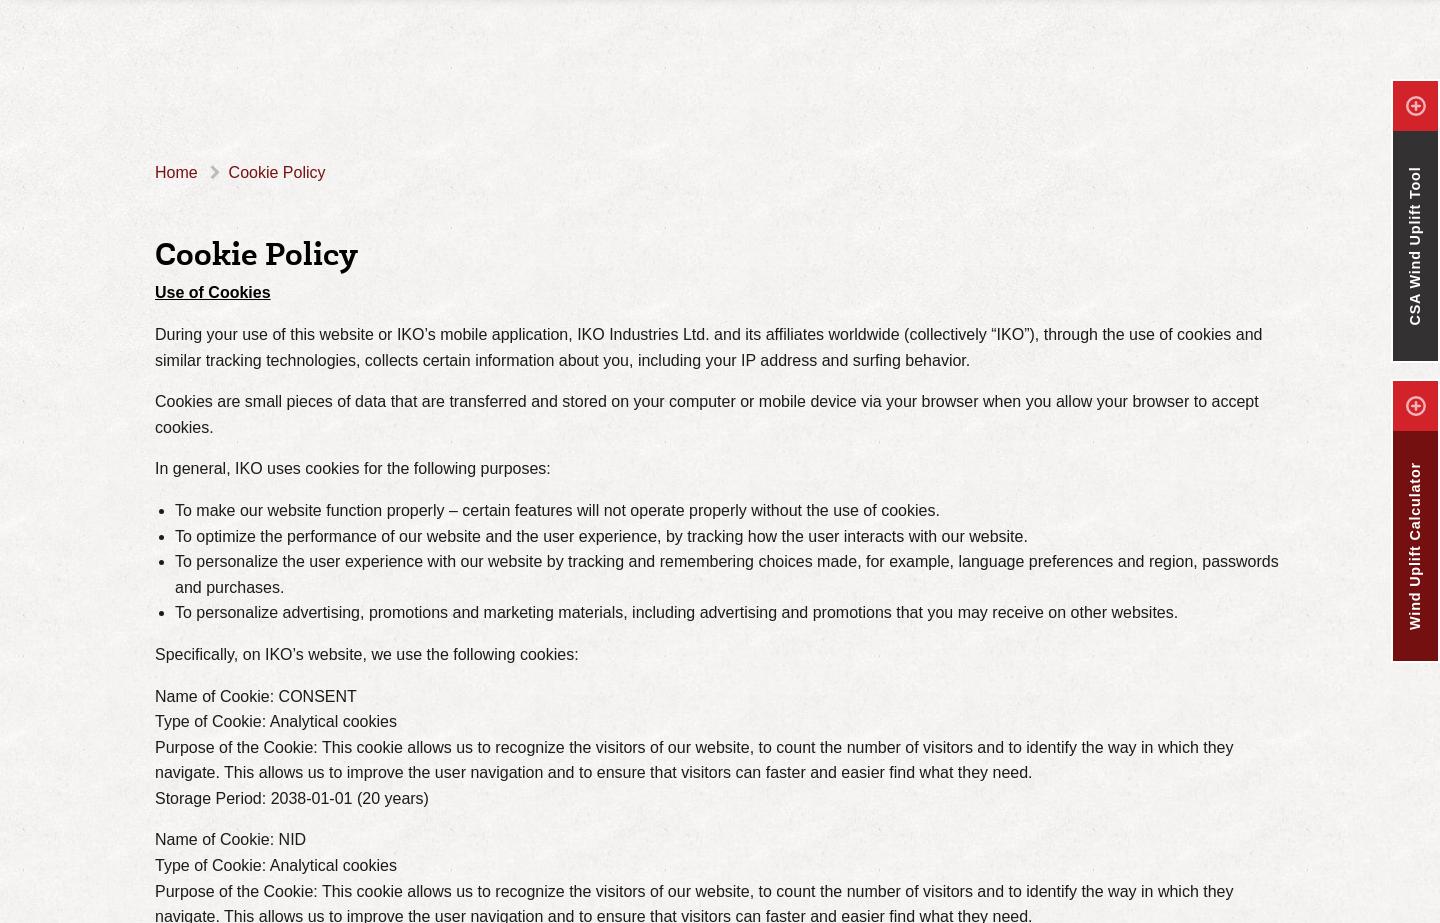 The width and height of the screenshot is (1440, 923). Describe the element at coordinates (620, 46) in the screenshot. I see `'Polyiso Insulation'` at that location.